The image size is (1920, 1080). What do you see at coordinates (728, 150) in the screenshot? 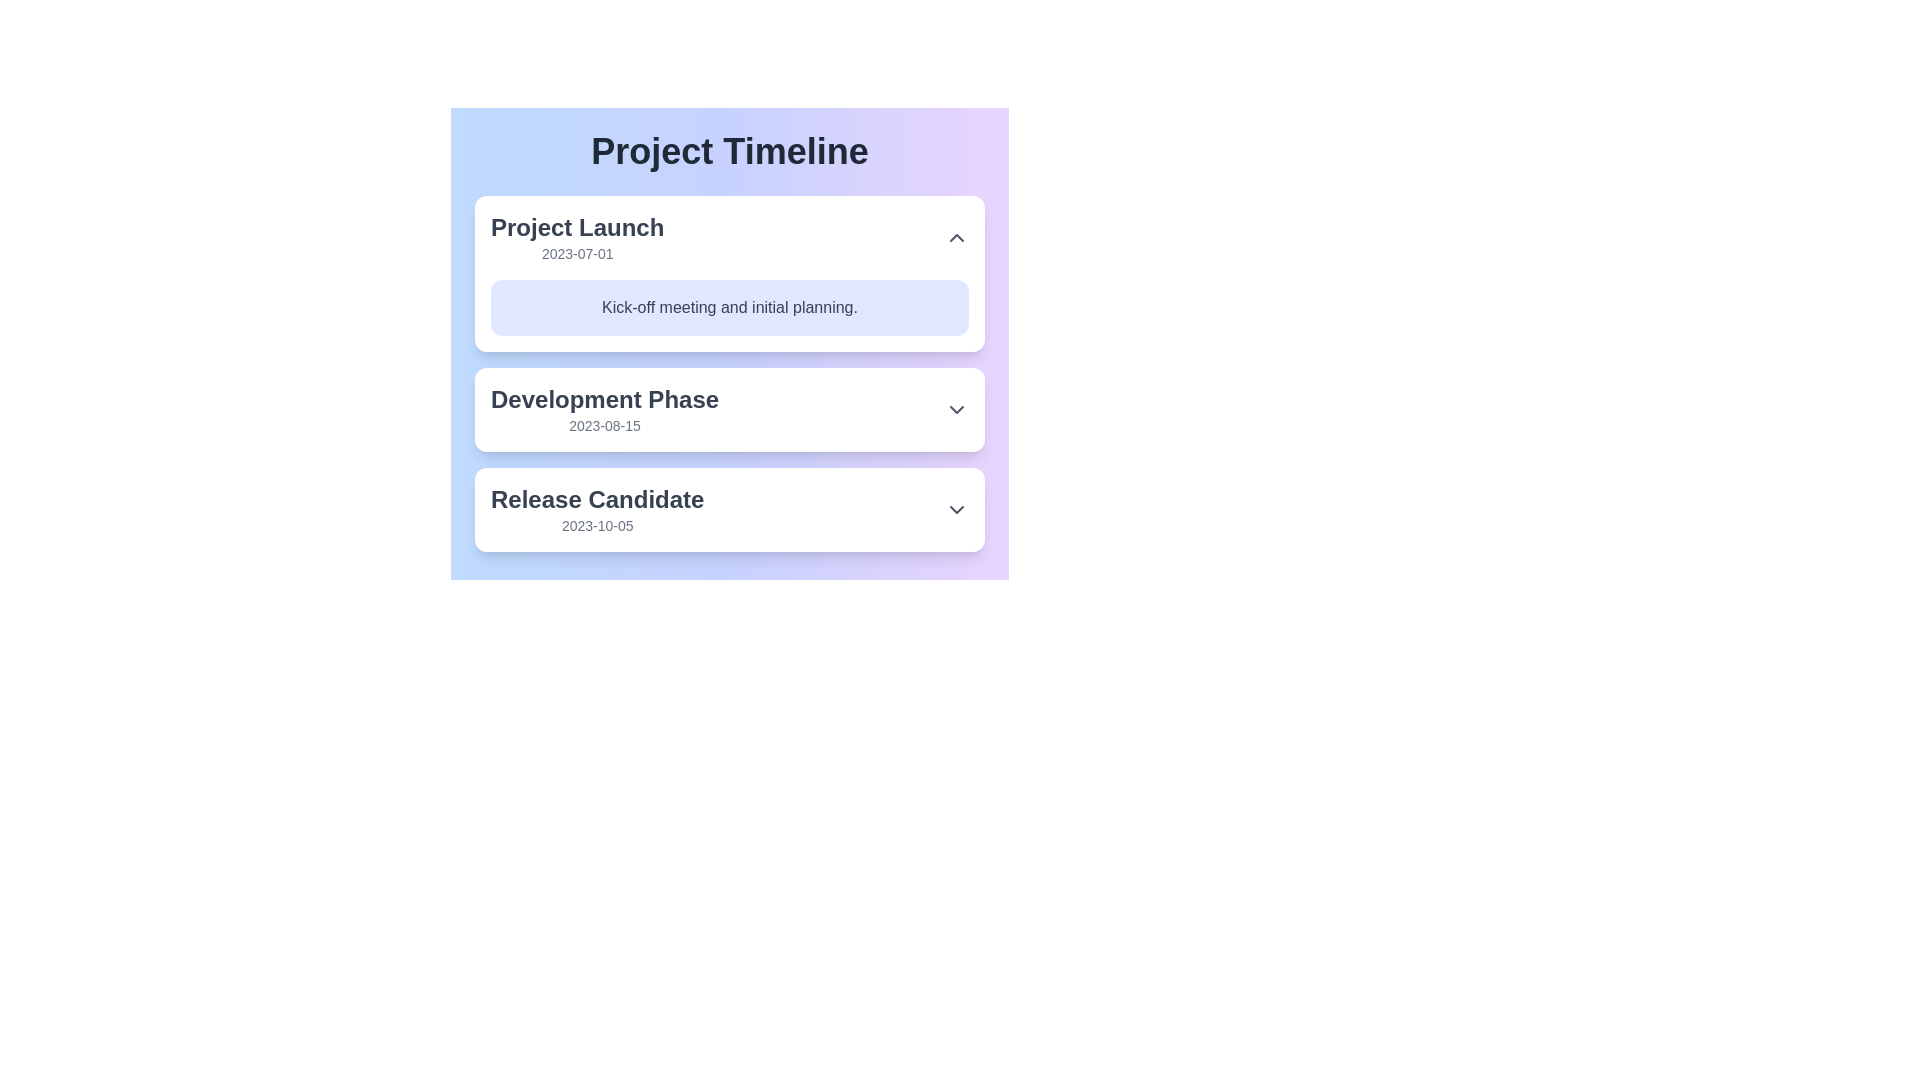
I see `the Header text element titled 'Project Timeline', which serves as the title for the surrounding content` at bounding box center [728, 150].